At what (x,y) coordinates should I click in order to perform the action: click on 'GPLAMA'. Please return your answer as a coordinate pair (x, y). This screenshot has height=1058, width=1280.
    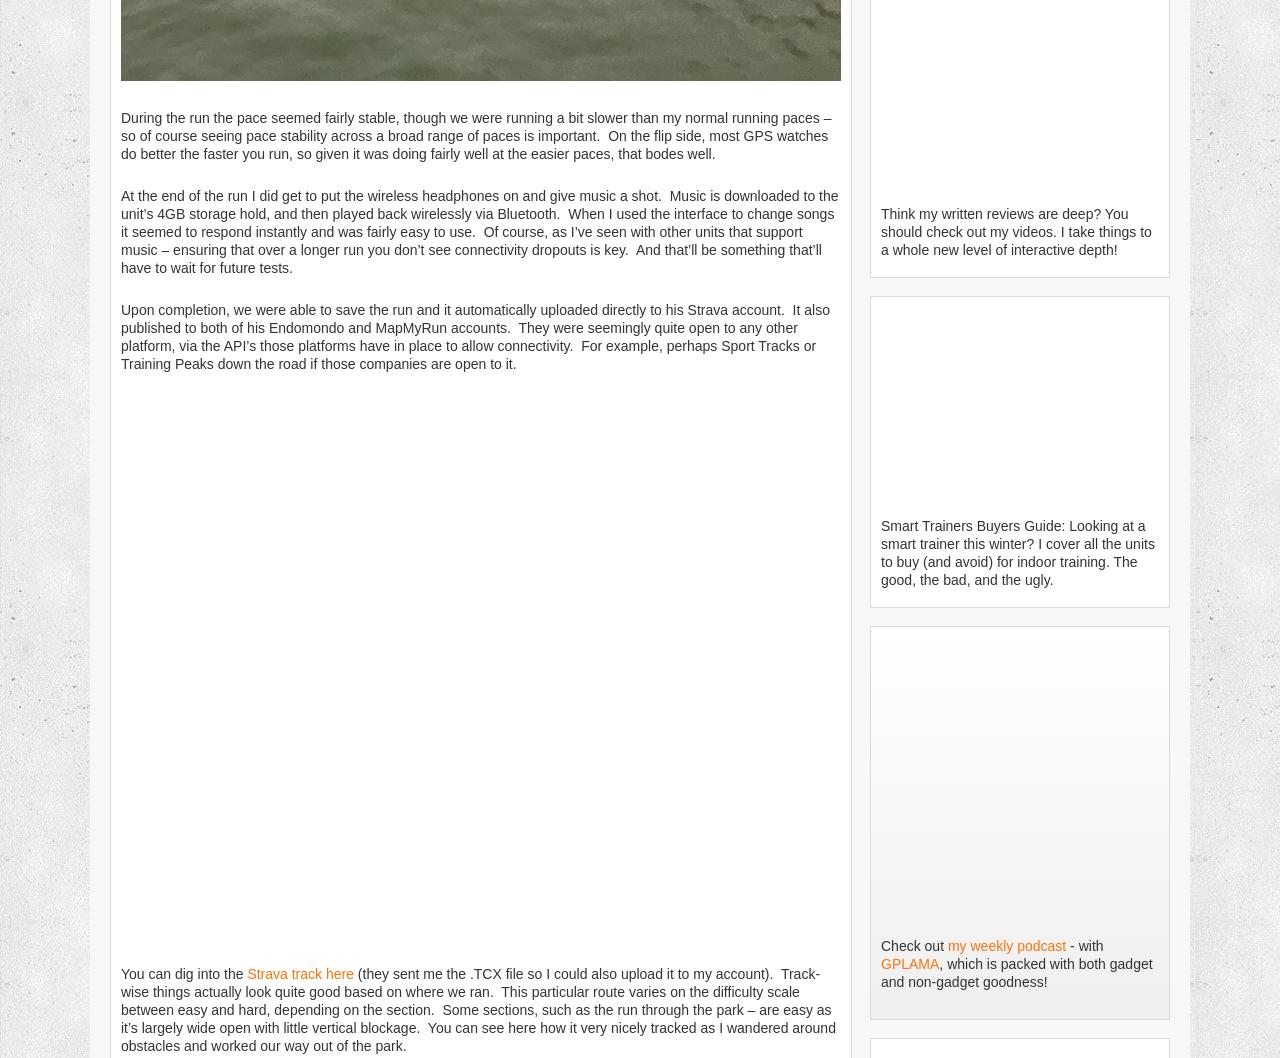
    Looking at the image, I should click on (908, 964).